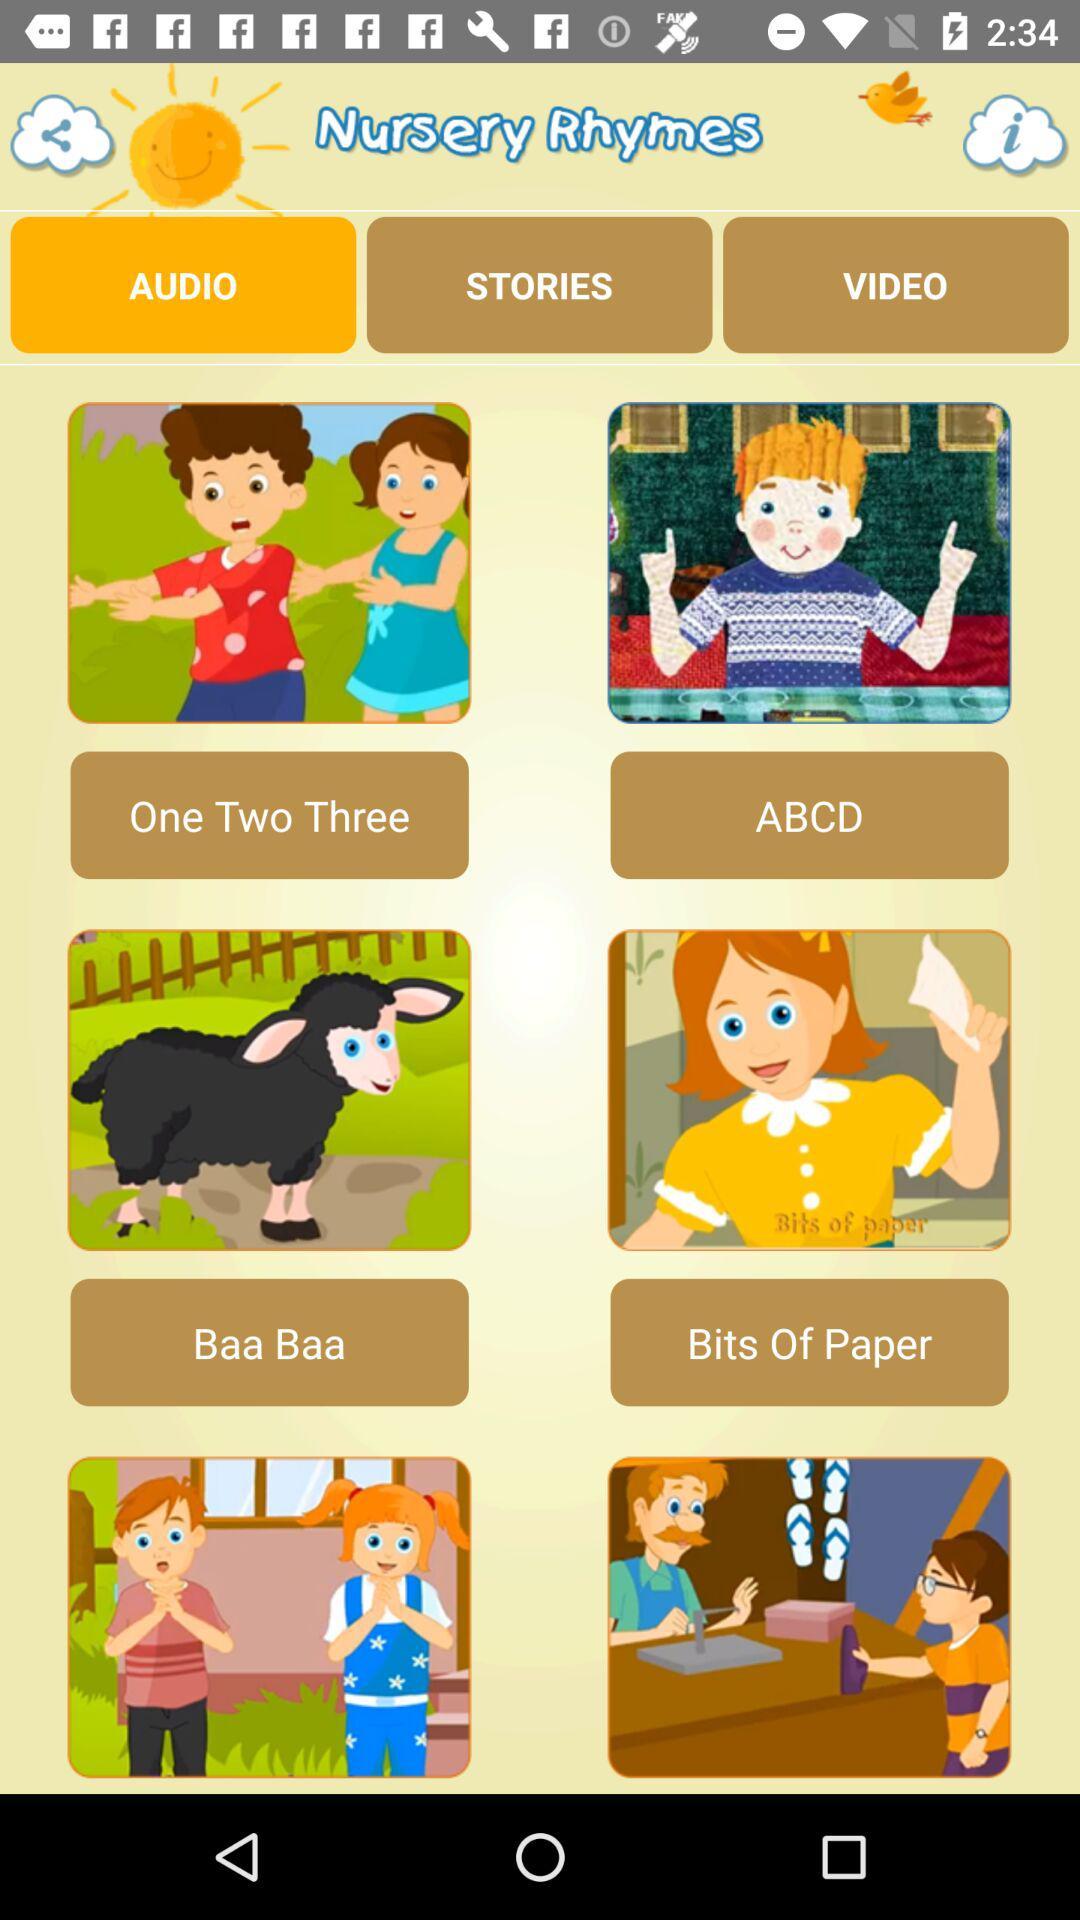  I want to click on share this, so click(62, 135).